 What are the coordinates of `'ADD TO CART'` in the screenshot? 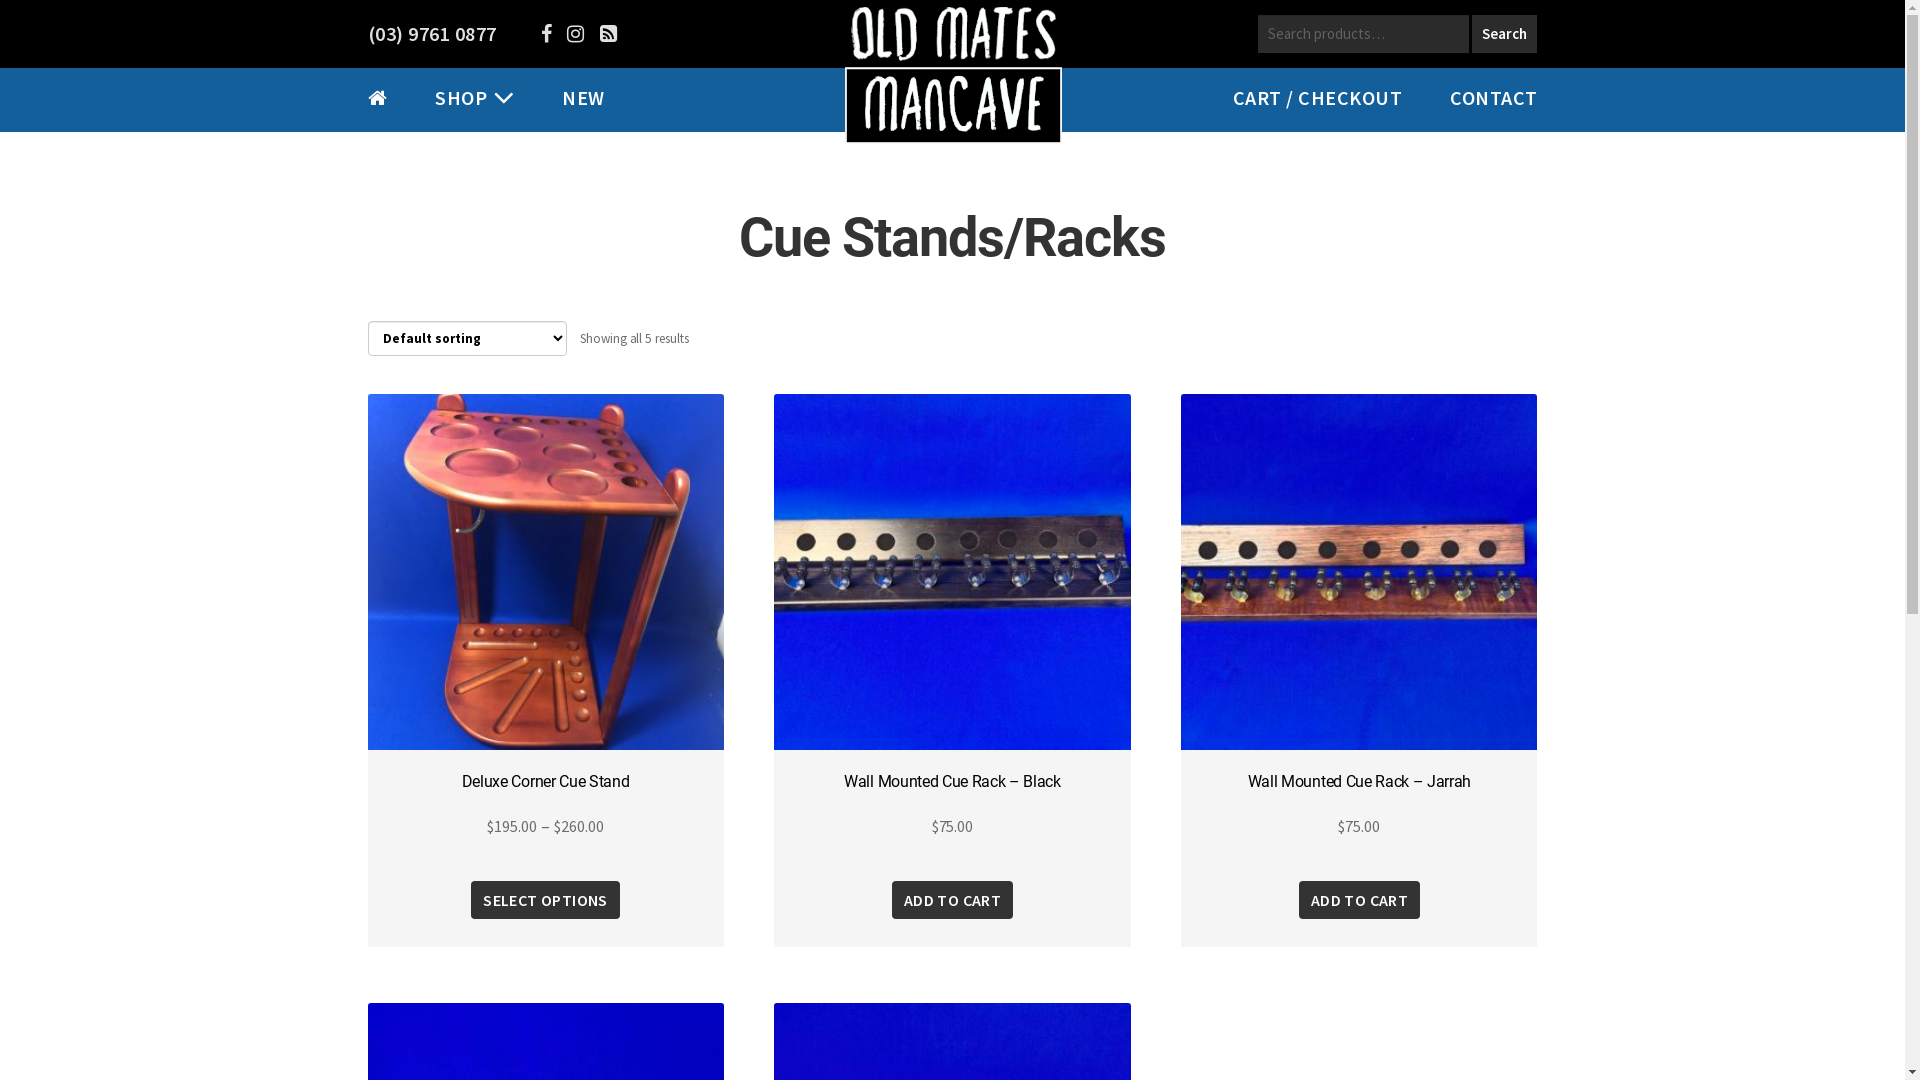 It's located at (951, 898).